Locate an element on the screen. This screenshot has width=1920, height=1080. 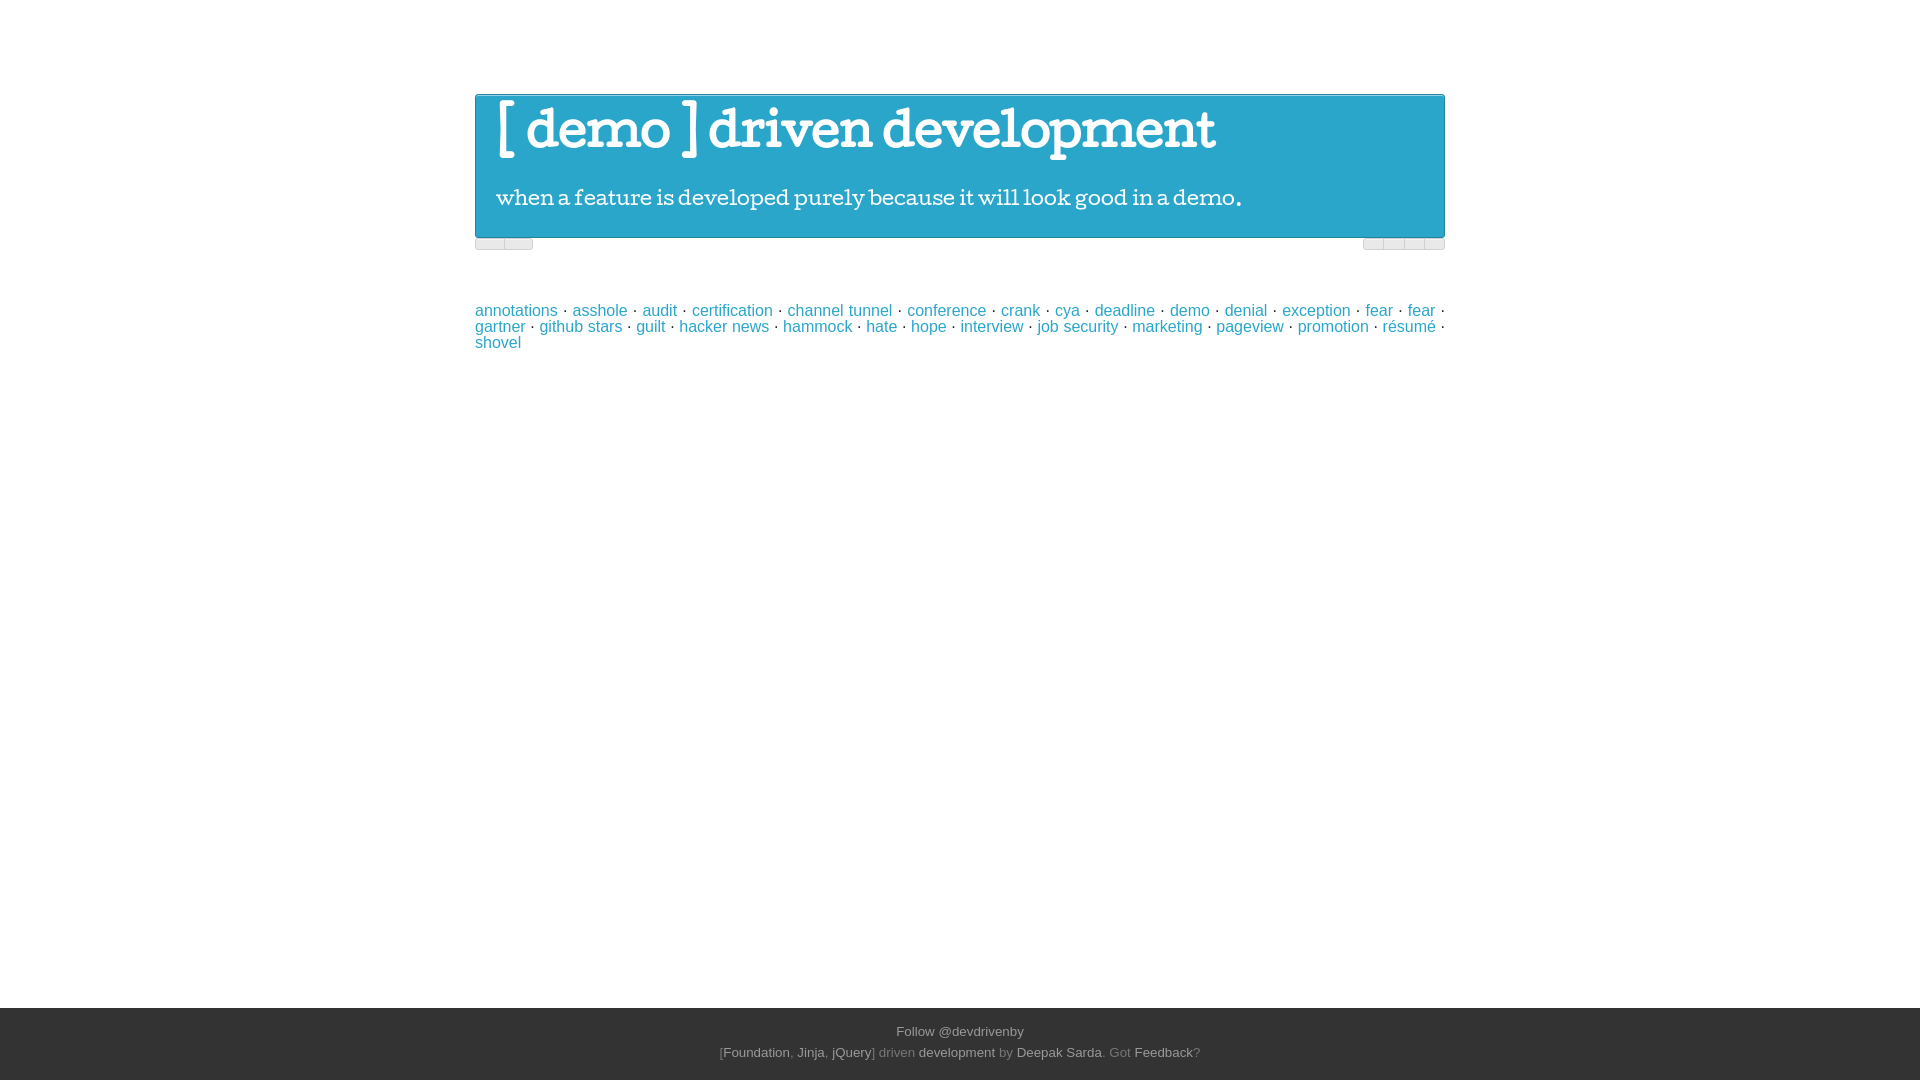
'Follow @devdrivenby' is located at coordinates (960, 1031).